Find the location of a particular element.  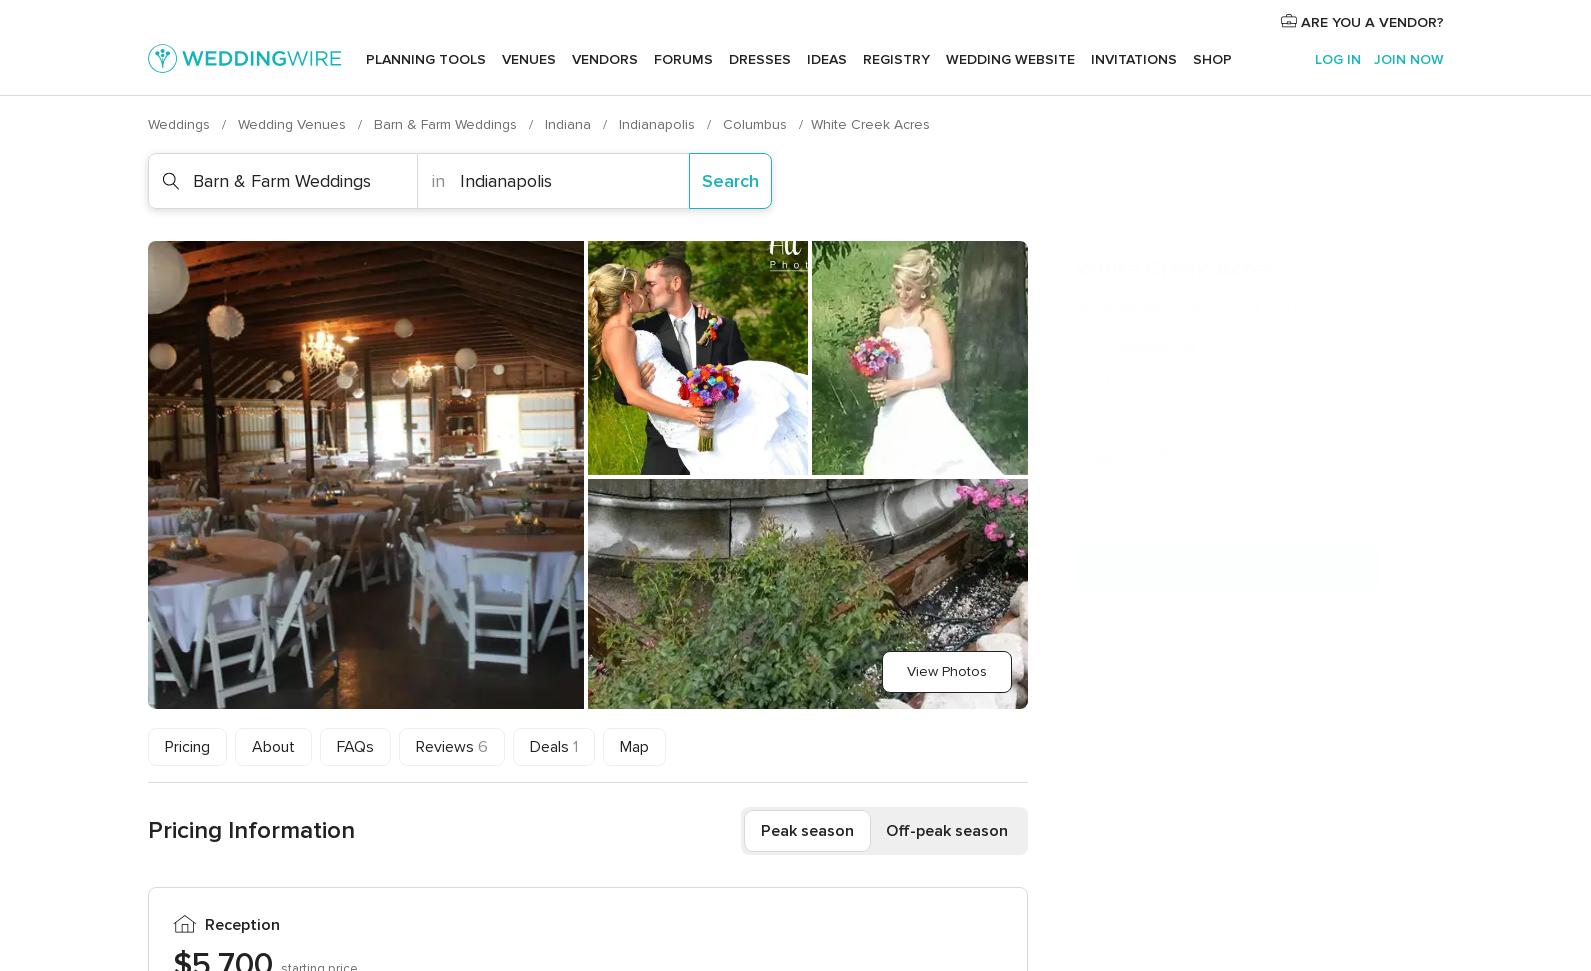

'Off-peak season' is located at coordinates (945, 829).